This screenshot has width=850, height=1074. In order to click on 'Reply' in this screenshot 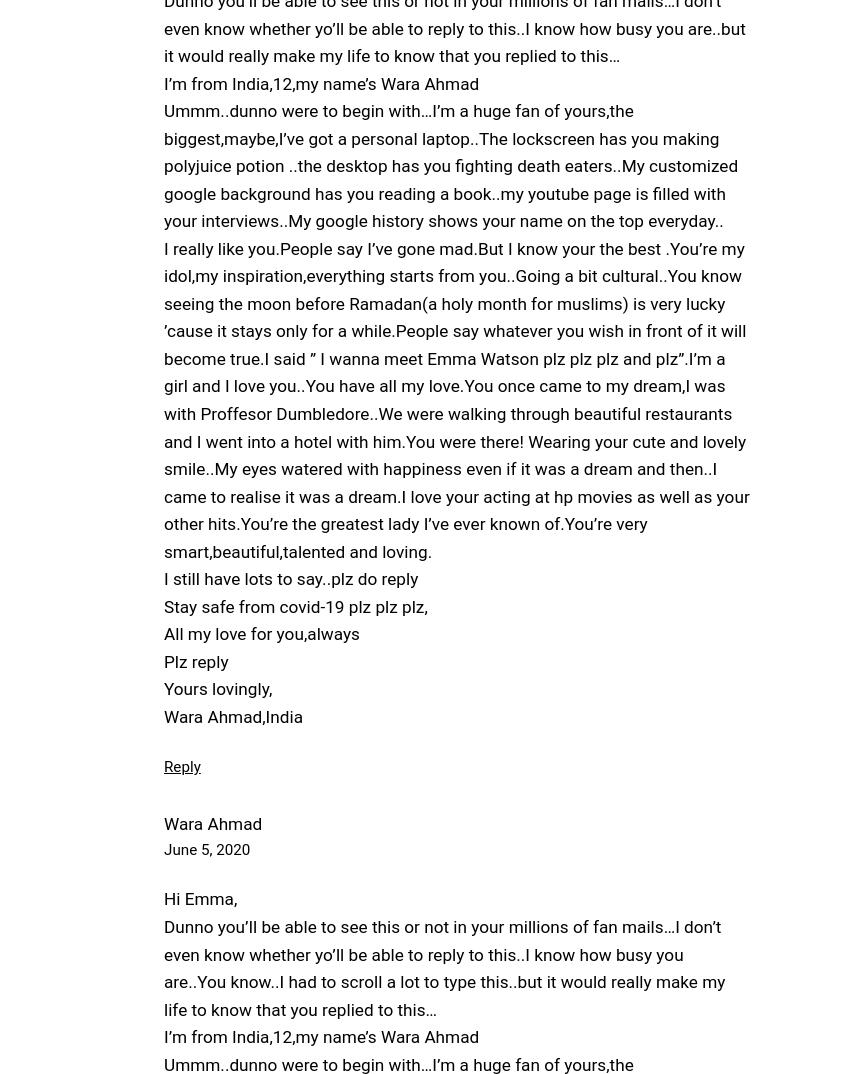, I will do `click(180, 766)`.